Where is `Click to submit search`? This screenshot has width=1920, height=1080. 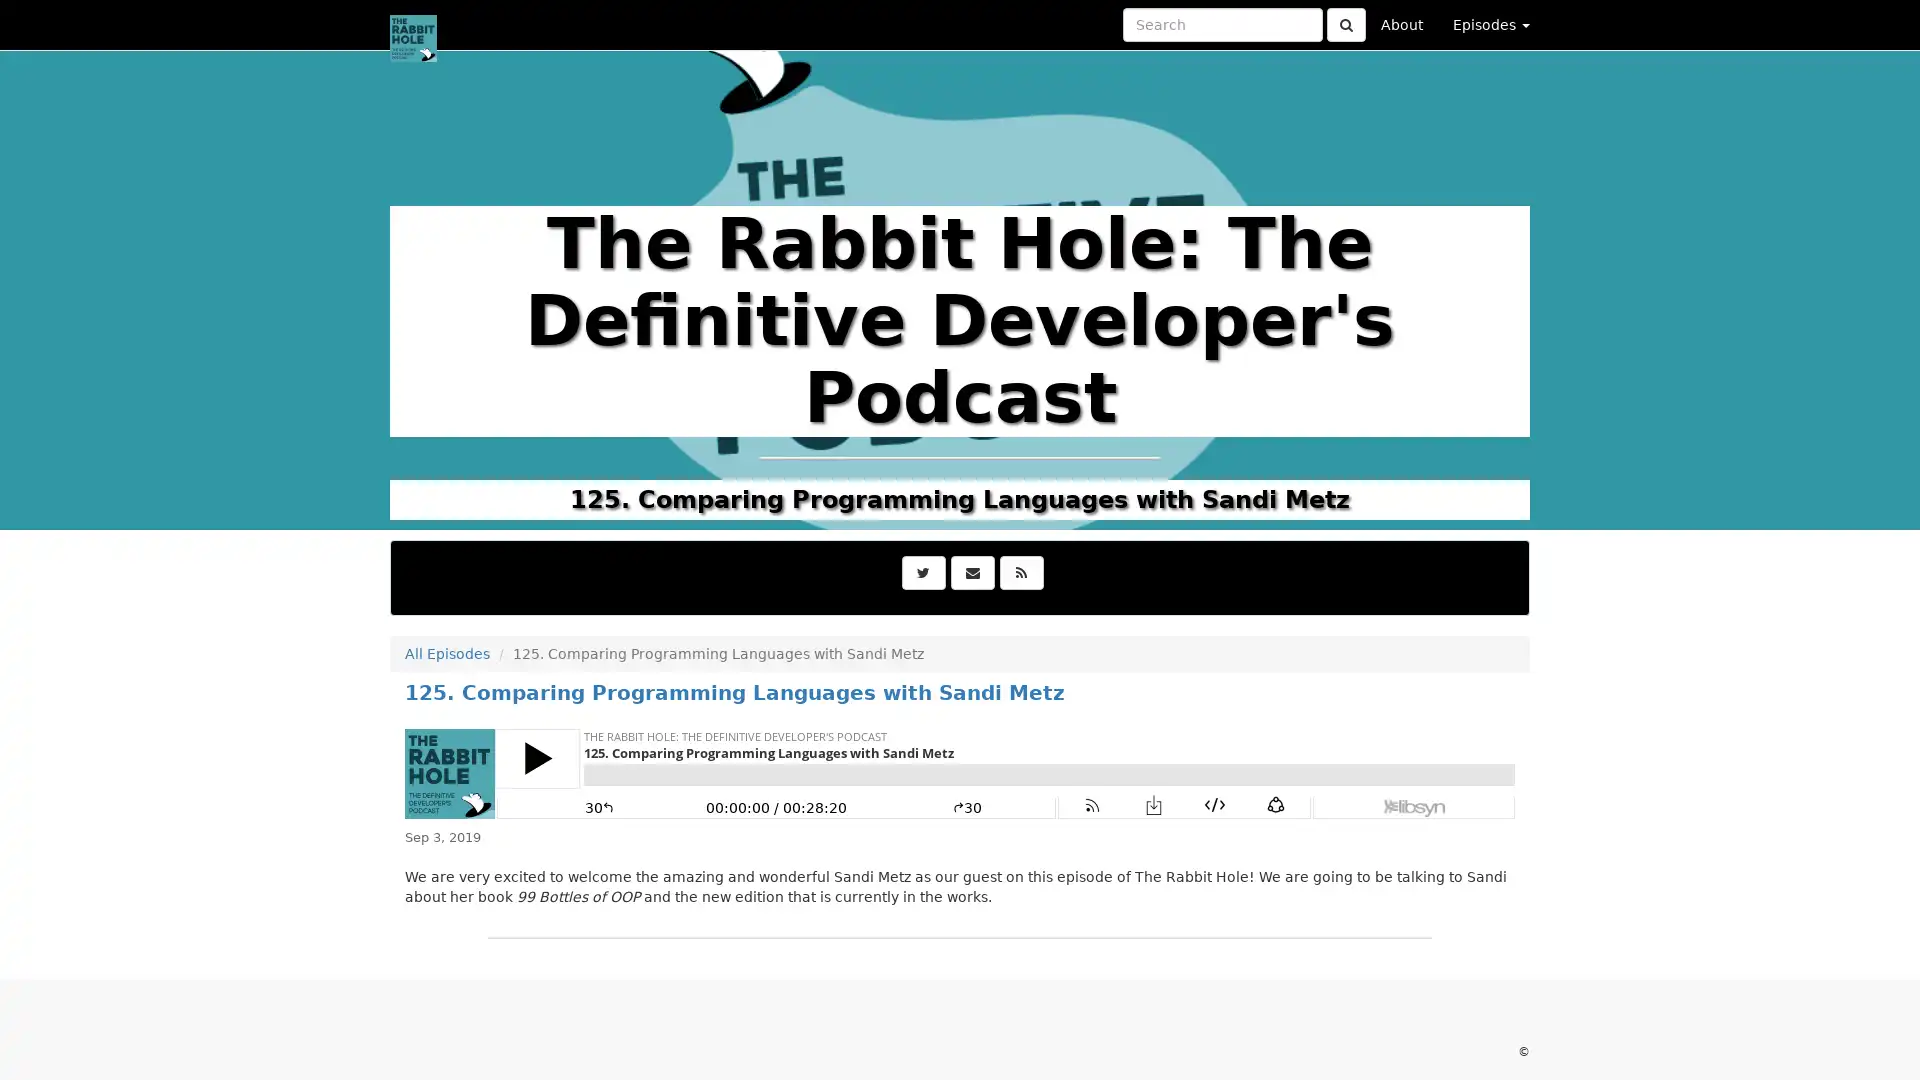 Click to submit search is located at coordinates (1346, 24).